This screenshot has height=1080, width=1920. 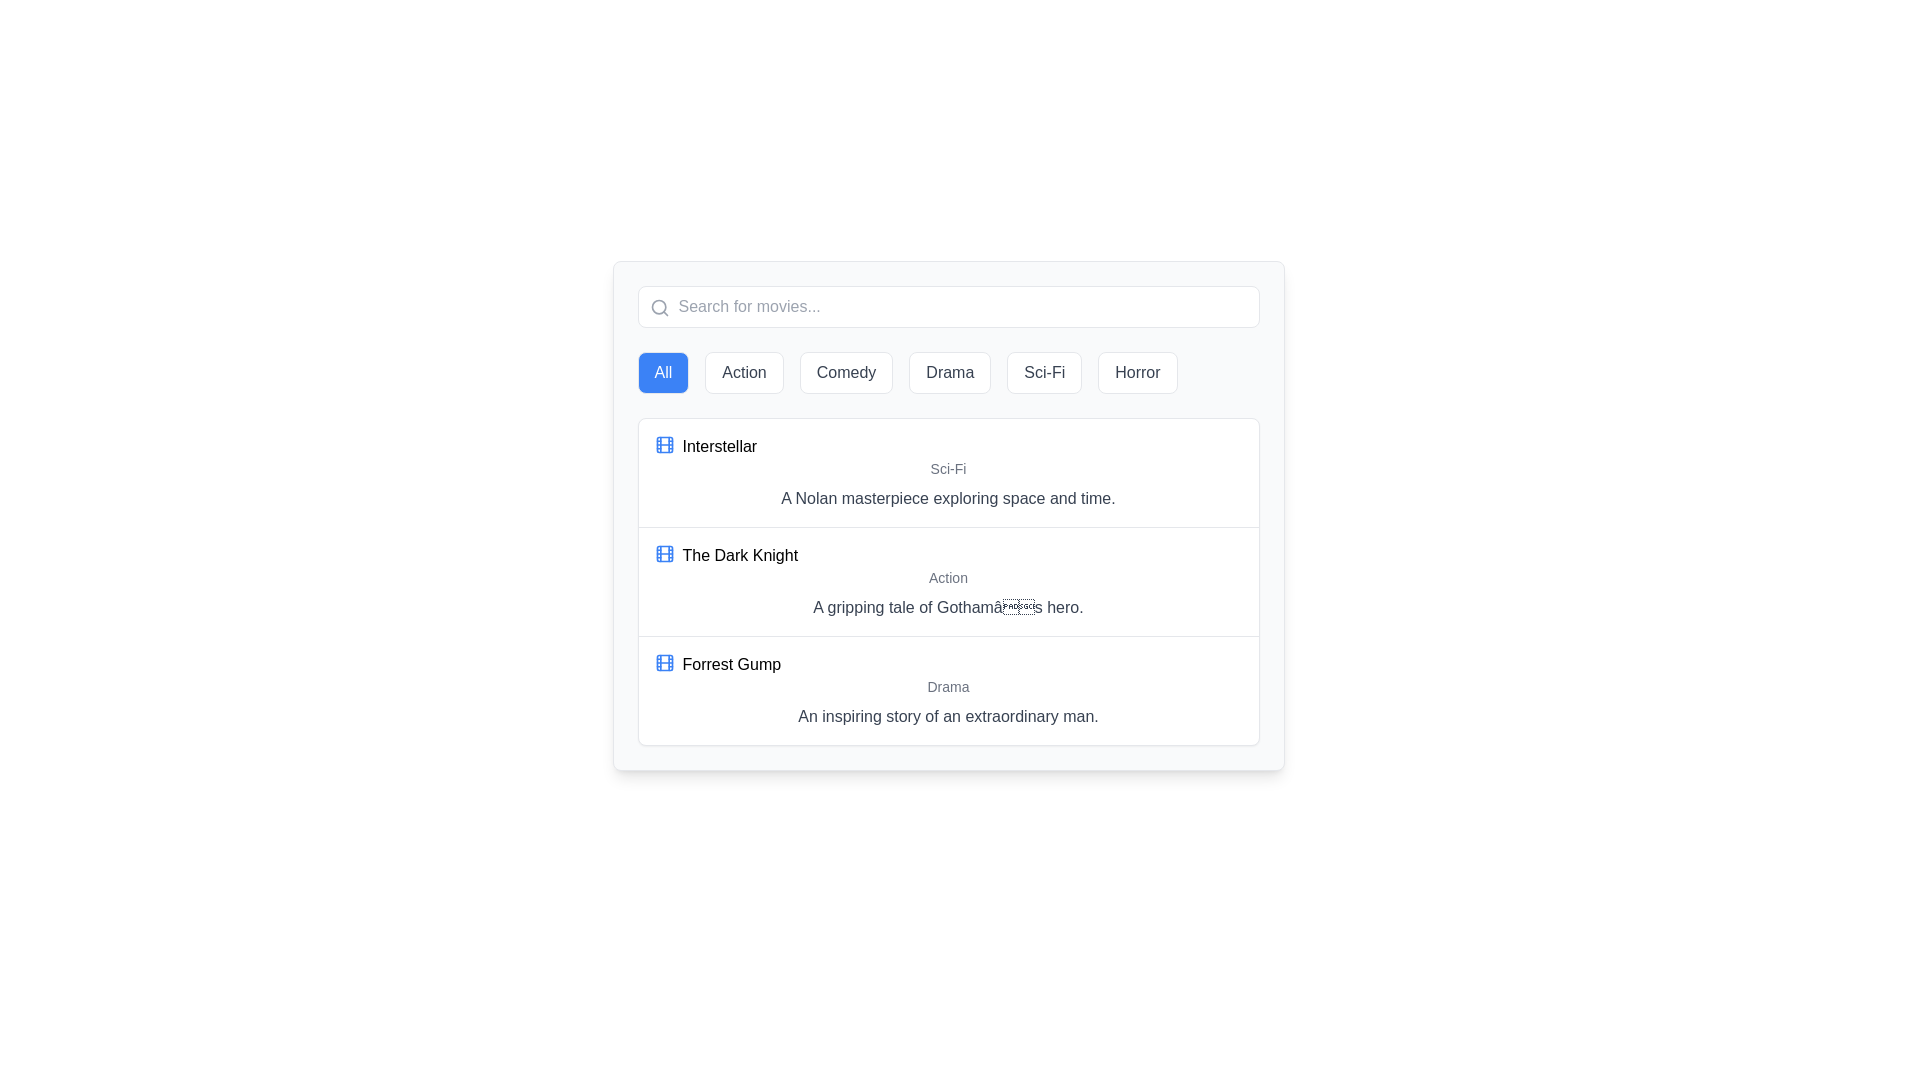 I want to click on the blue-bordered filmstrip icon located at the leftmost side of the row for 'The Dark Knight', so click(x=664, y=554).